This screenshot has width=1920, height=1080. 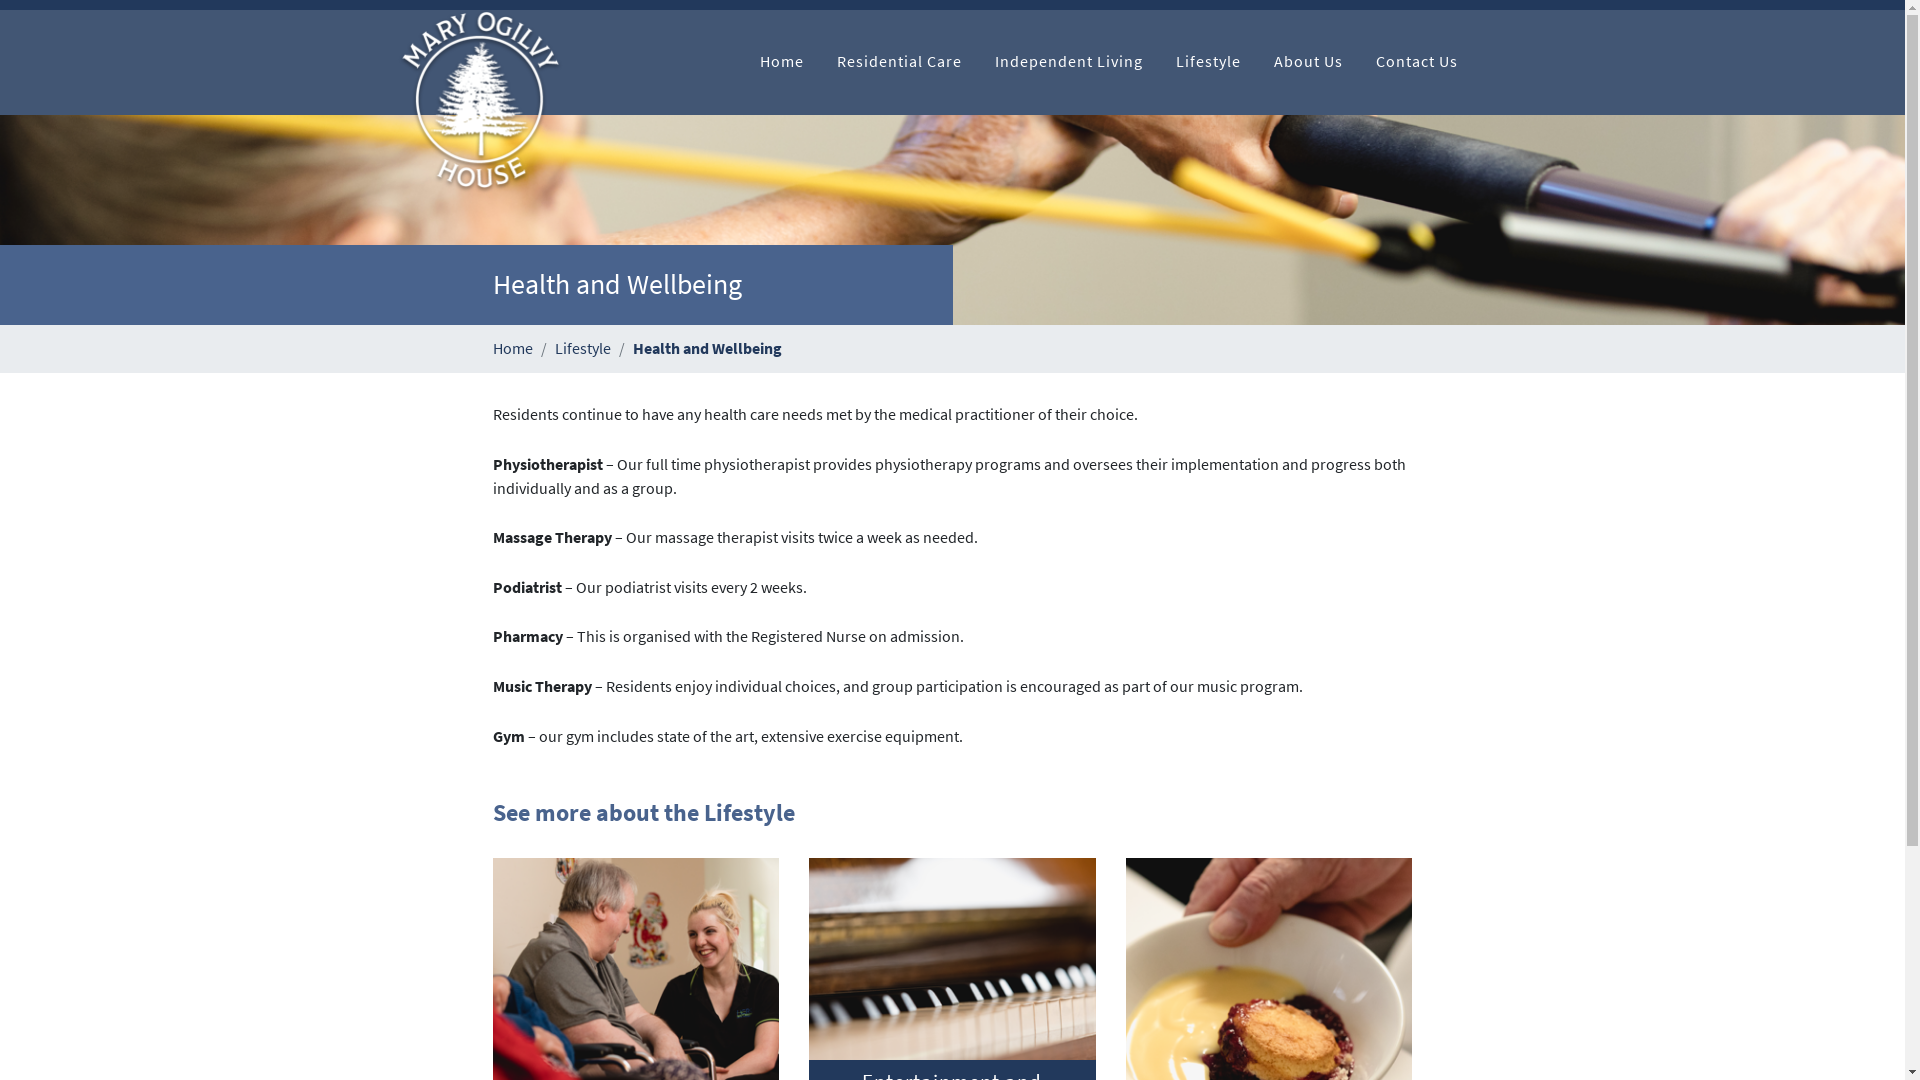 I want to click on 'Home', so click(x=512, y=347).